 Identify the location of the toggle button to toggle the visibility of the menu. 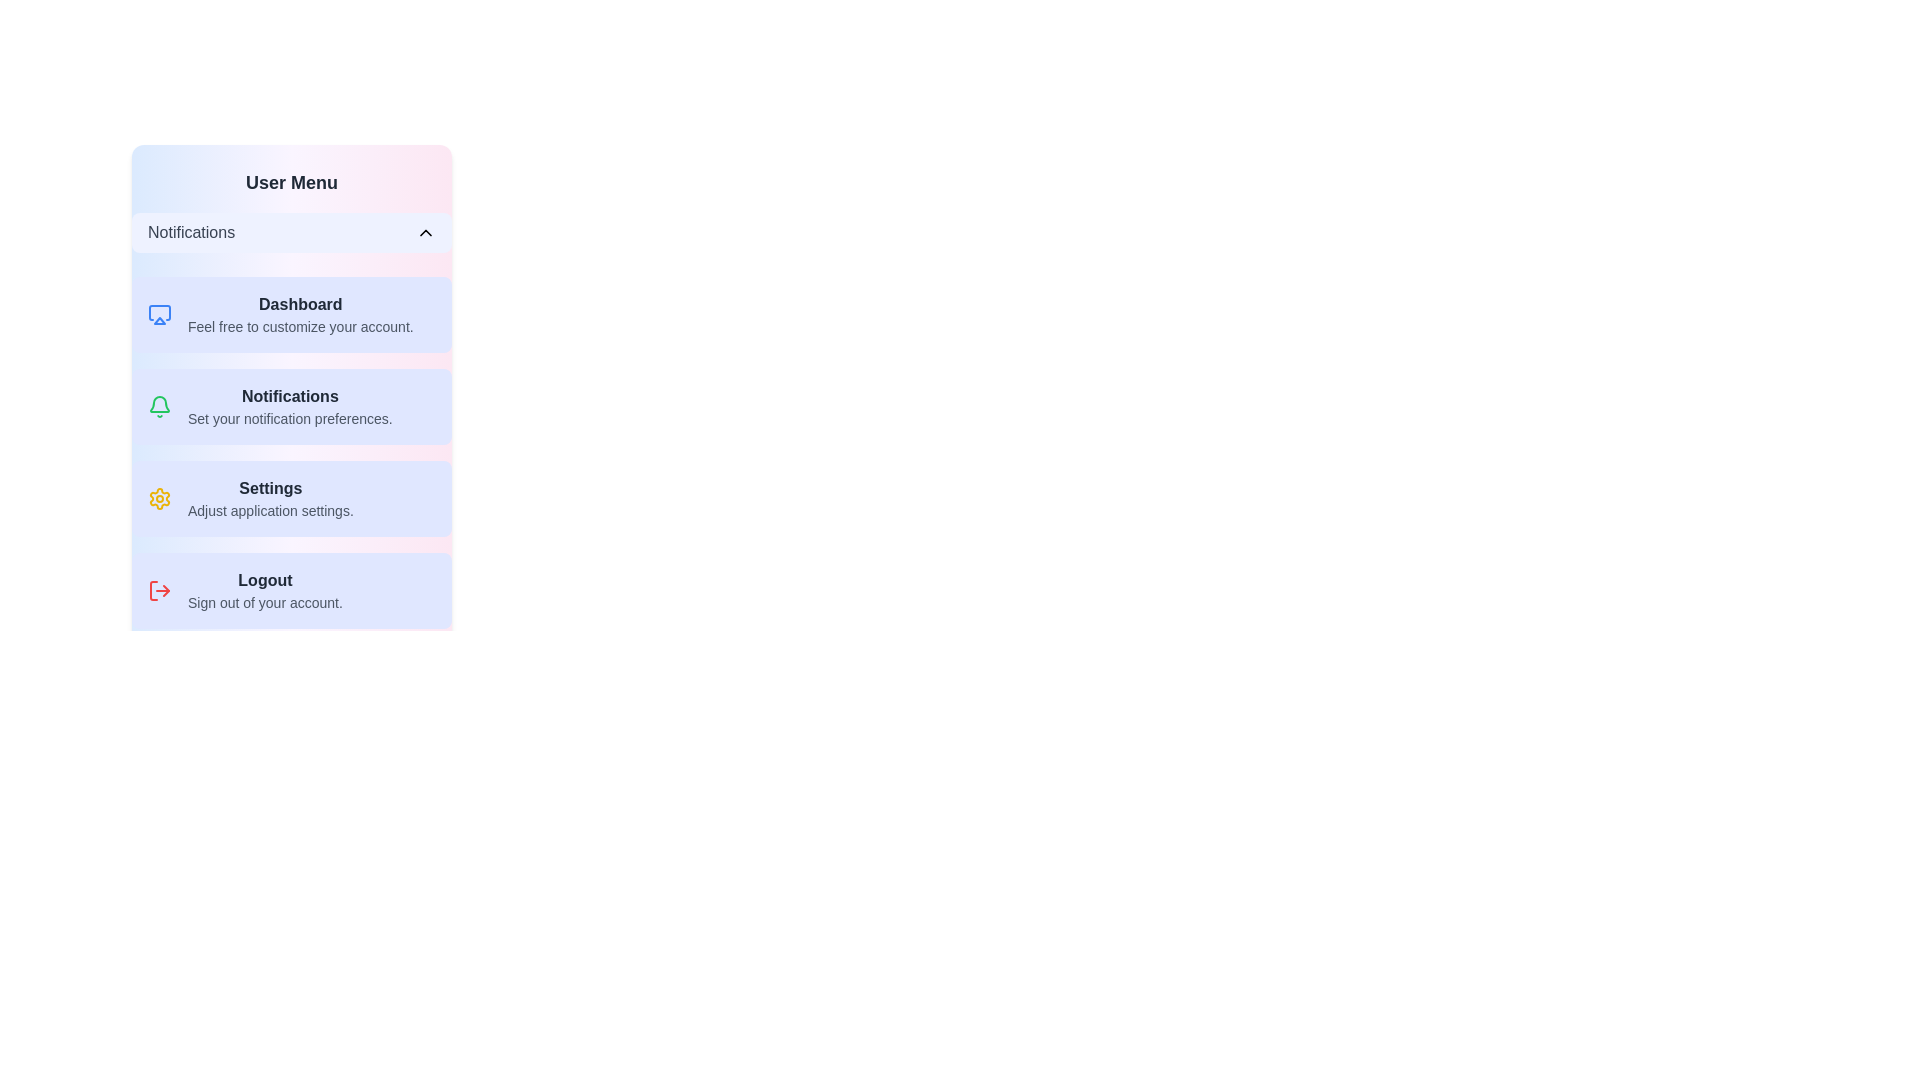
(291, 231).